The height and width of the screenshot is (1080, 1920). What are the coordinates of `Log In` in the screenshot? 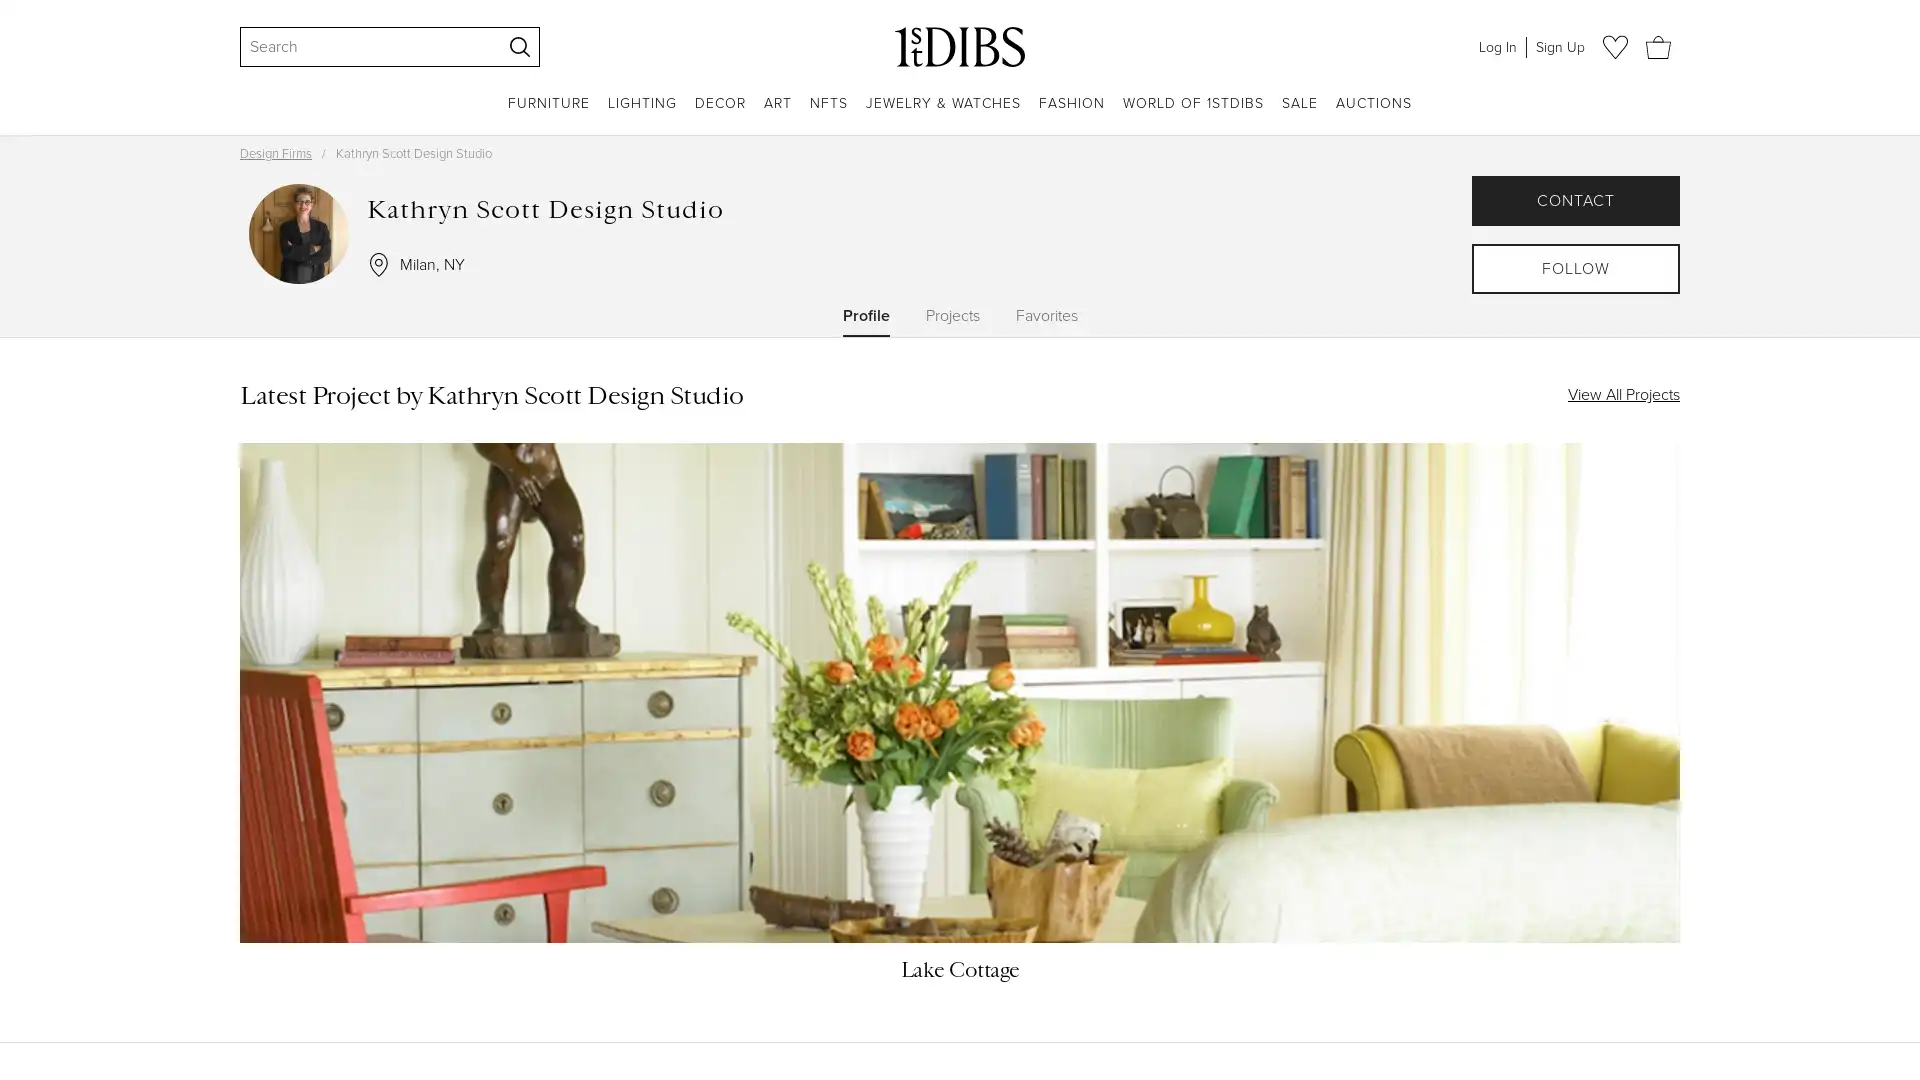 It's located at (1497, 45).